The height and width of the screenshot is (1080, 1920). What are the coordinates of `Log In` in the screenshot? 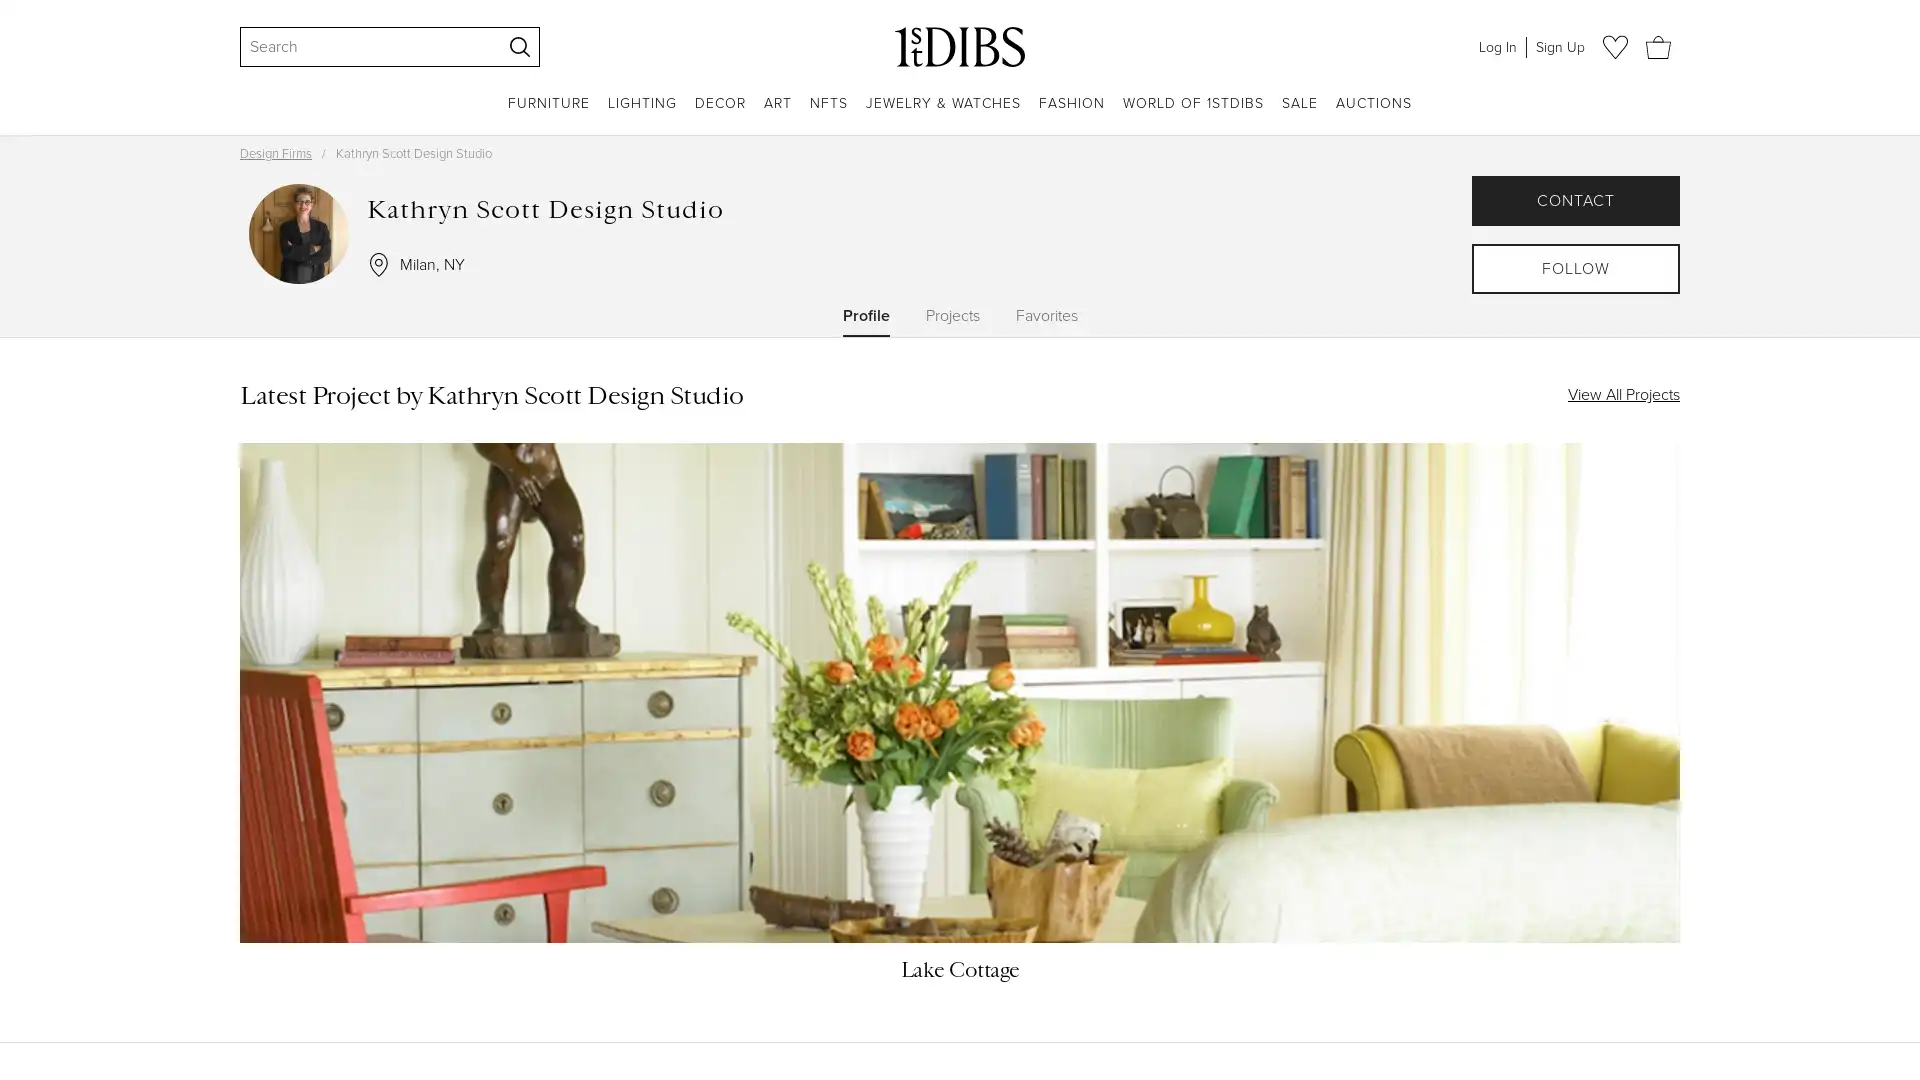 It's located at (1497, 45).